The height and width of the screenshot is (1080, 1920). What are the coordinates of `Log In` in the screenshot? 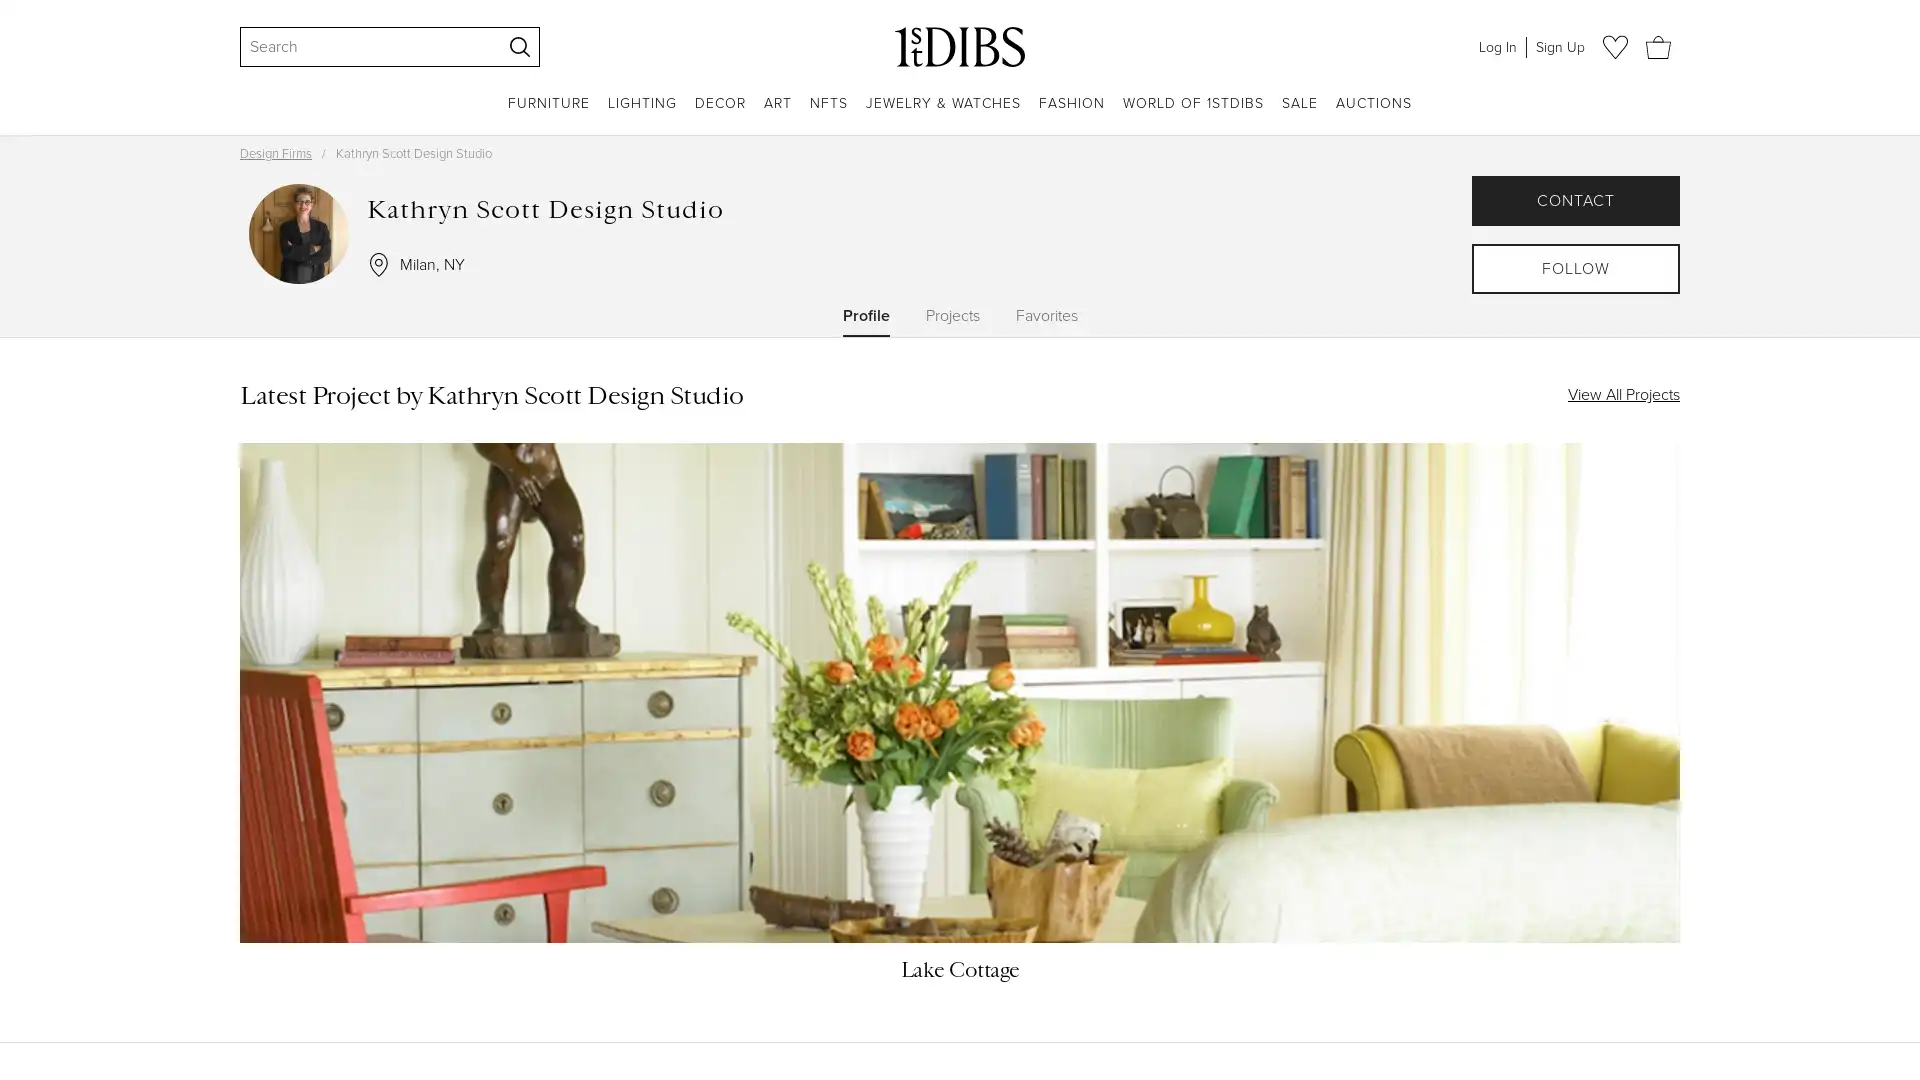 It's located at (1497, 45).